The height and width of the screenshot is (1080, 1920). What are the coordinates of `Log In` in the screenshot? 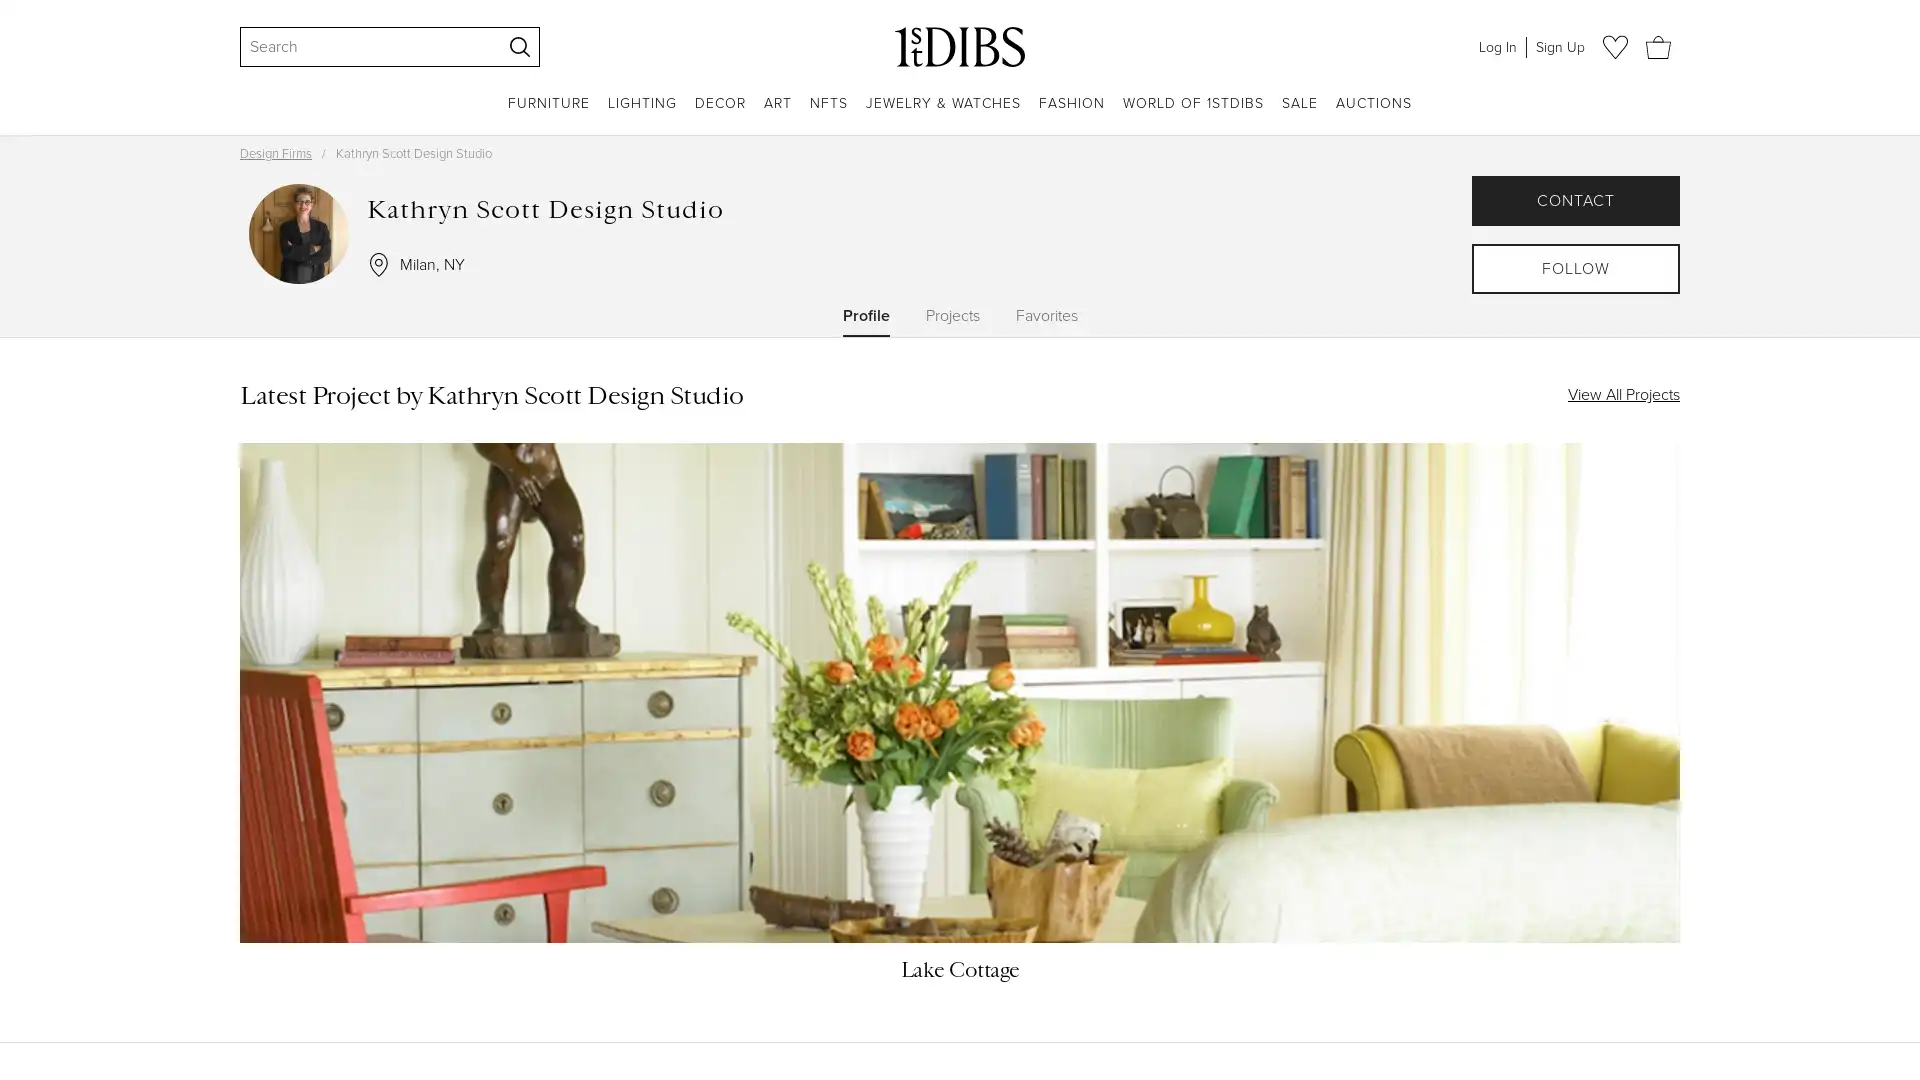 It's located at (1497, 45).